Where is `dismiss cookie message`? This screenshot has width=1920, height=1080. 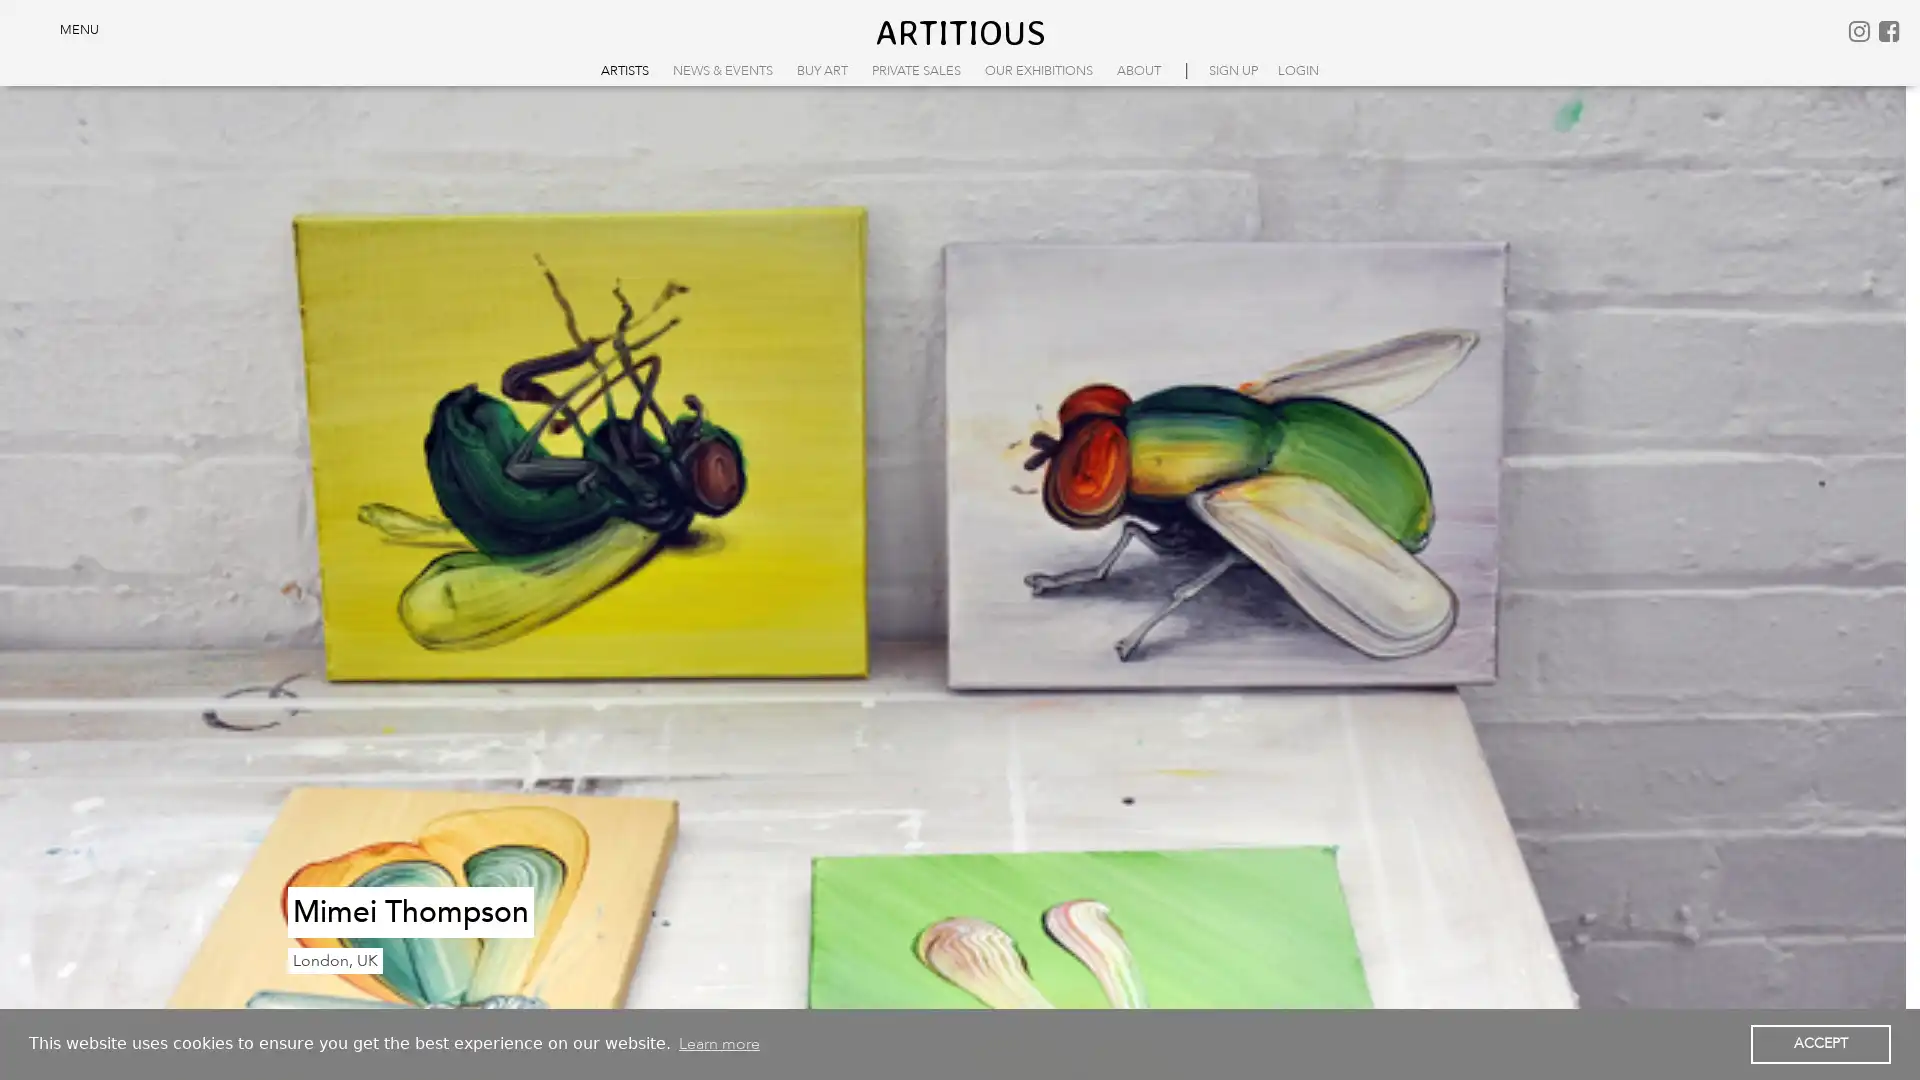
dismiss cookie message is located at coordinates (1820, 1043).